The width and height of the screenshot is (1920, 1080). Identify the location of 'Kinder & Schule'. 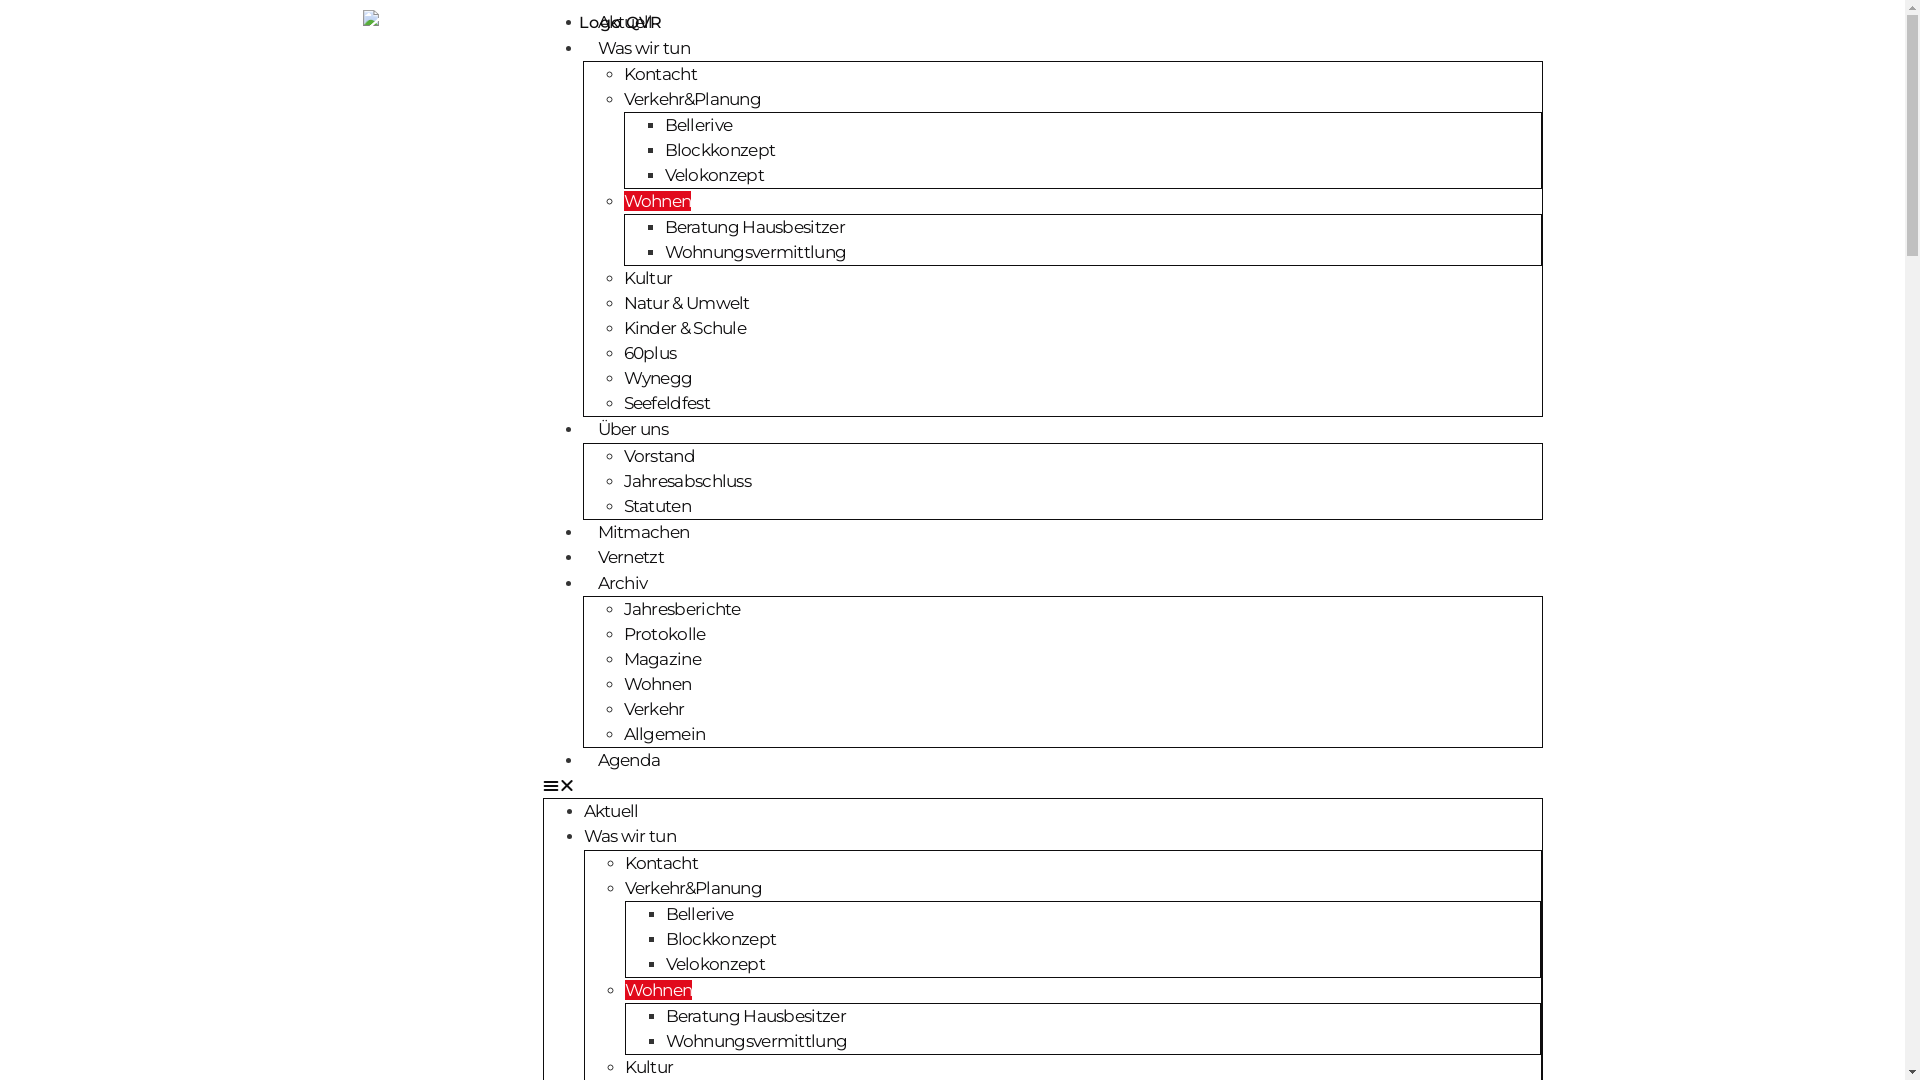
(685, 326).